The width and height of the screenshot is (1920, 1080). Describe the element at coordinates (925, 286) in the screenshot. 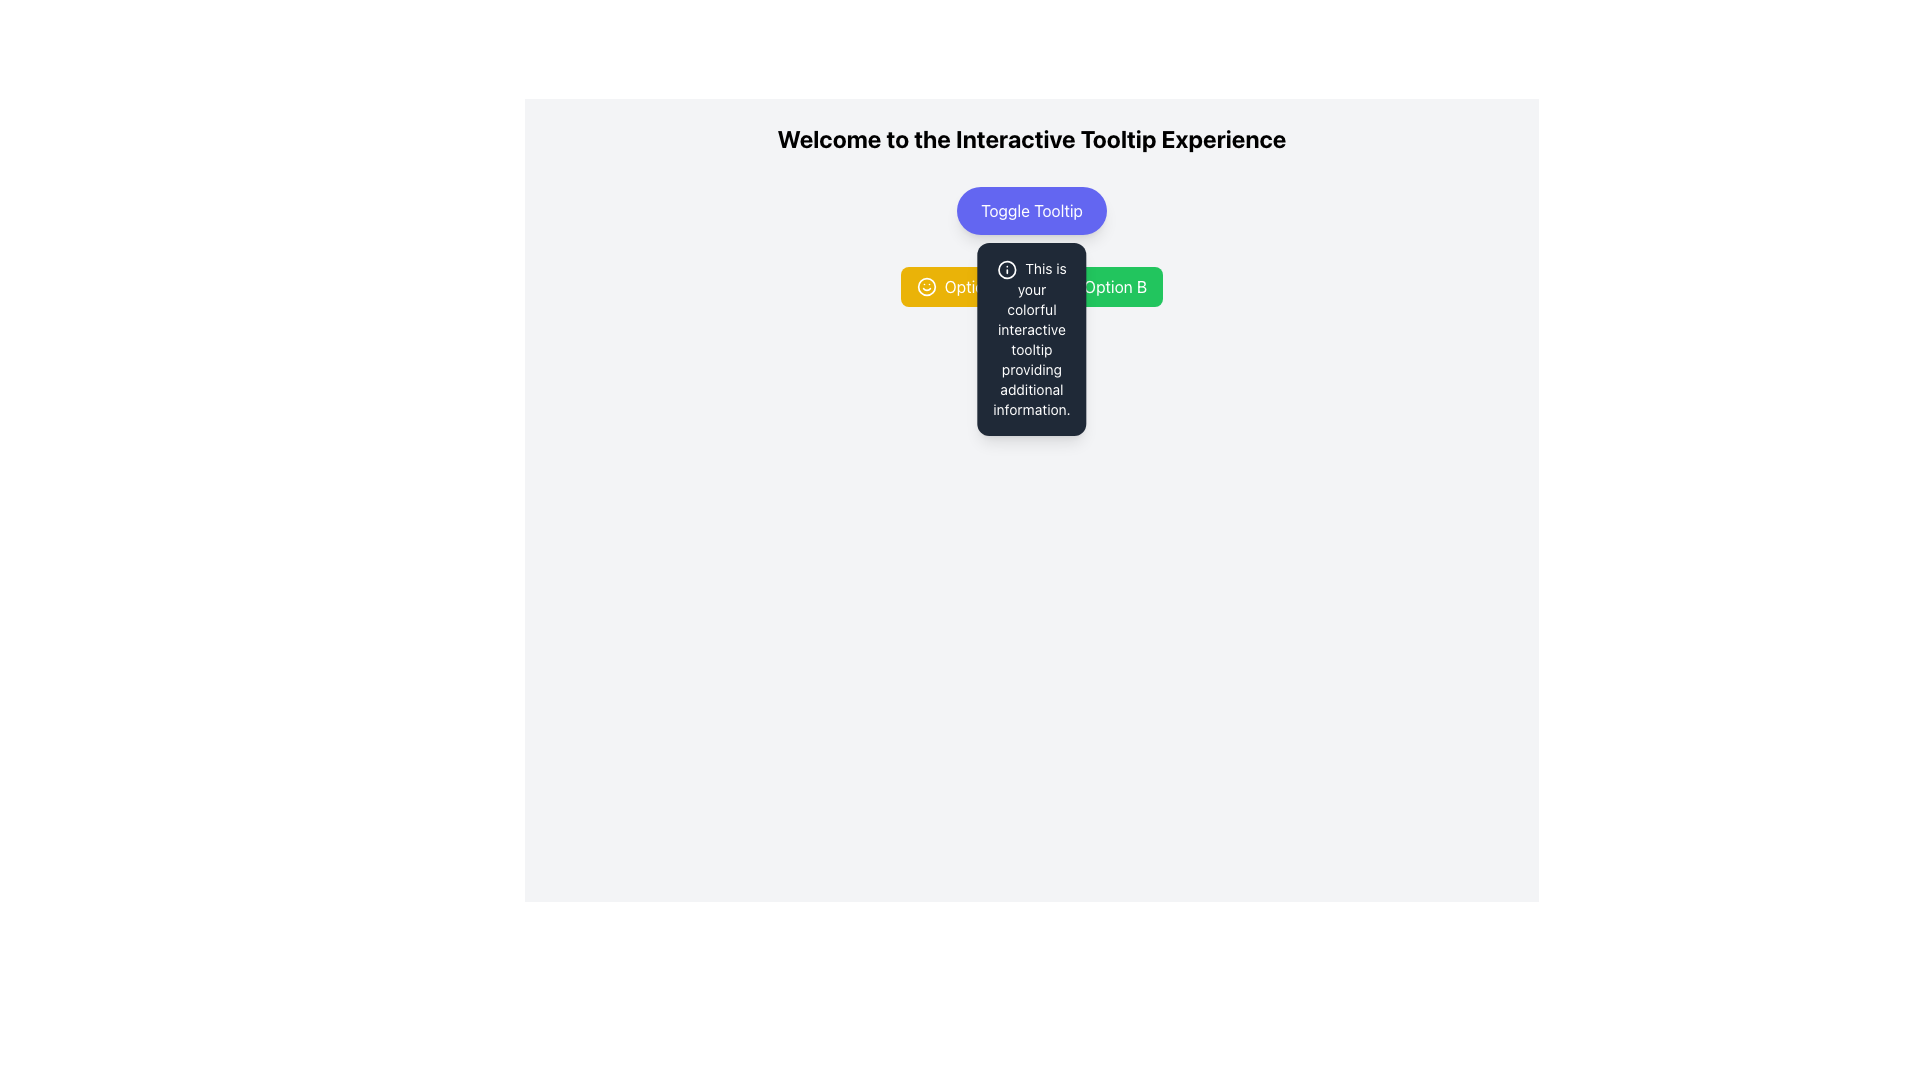

I see `the small smiley face icon located to the immediate left of the text within the bright yellow rectangular button labeled 'Option A'` at that location.